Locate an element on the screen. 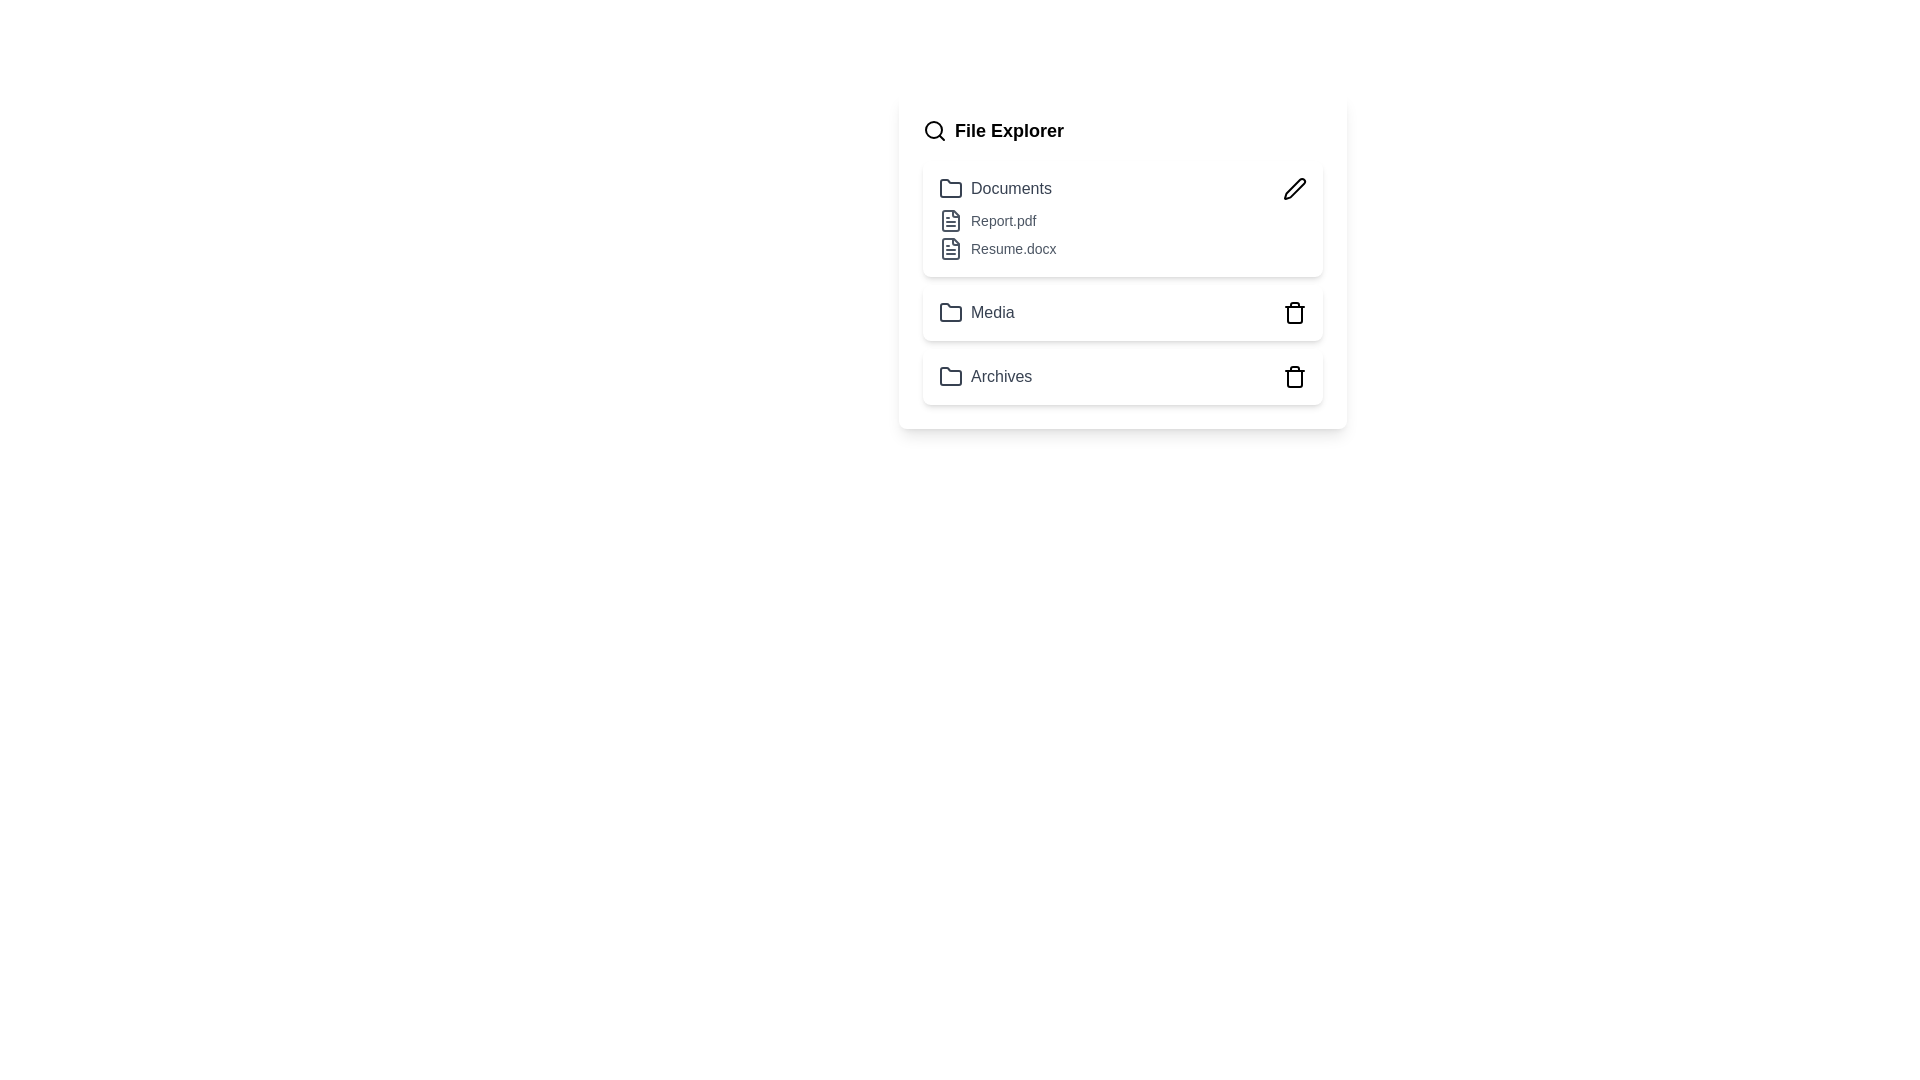 The width and height of the screenshot is (1920, 1080). the search icon, which is a magnifying glass graphic located to the left of the 'File Explorer' text at the top-left corner of the File Explorer section is located at coordinates (934, 131).